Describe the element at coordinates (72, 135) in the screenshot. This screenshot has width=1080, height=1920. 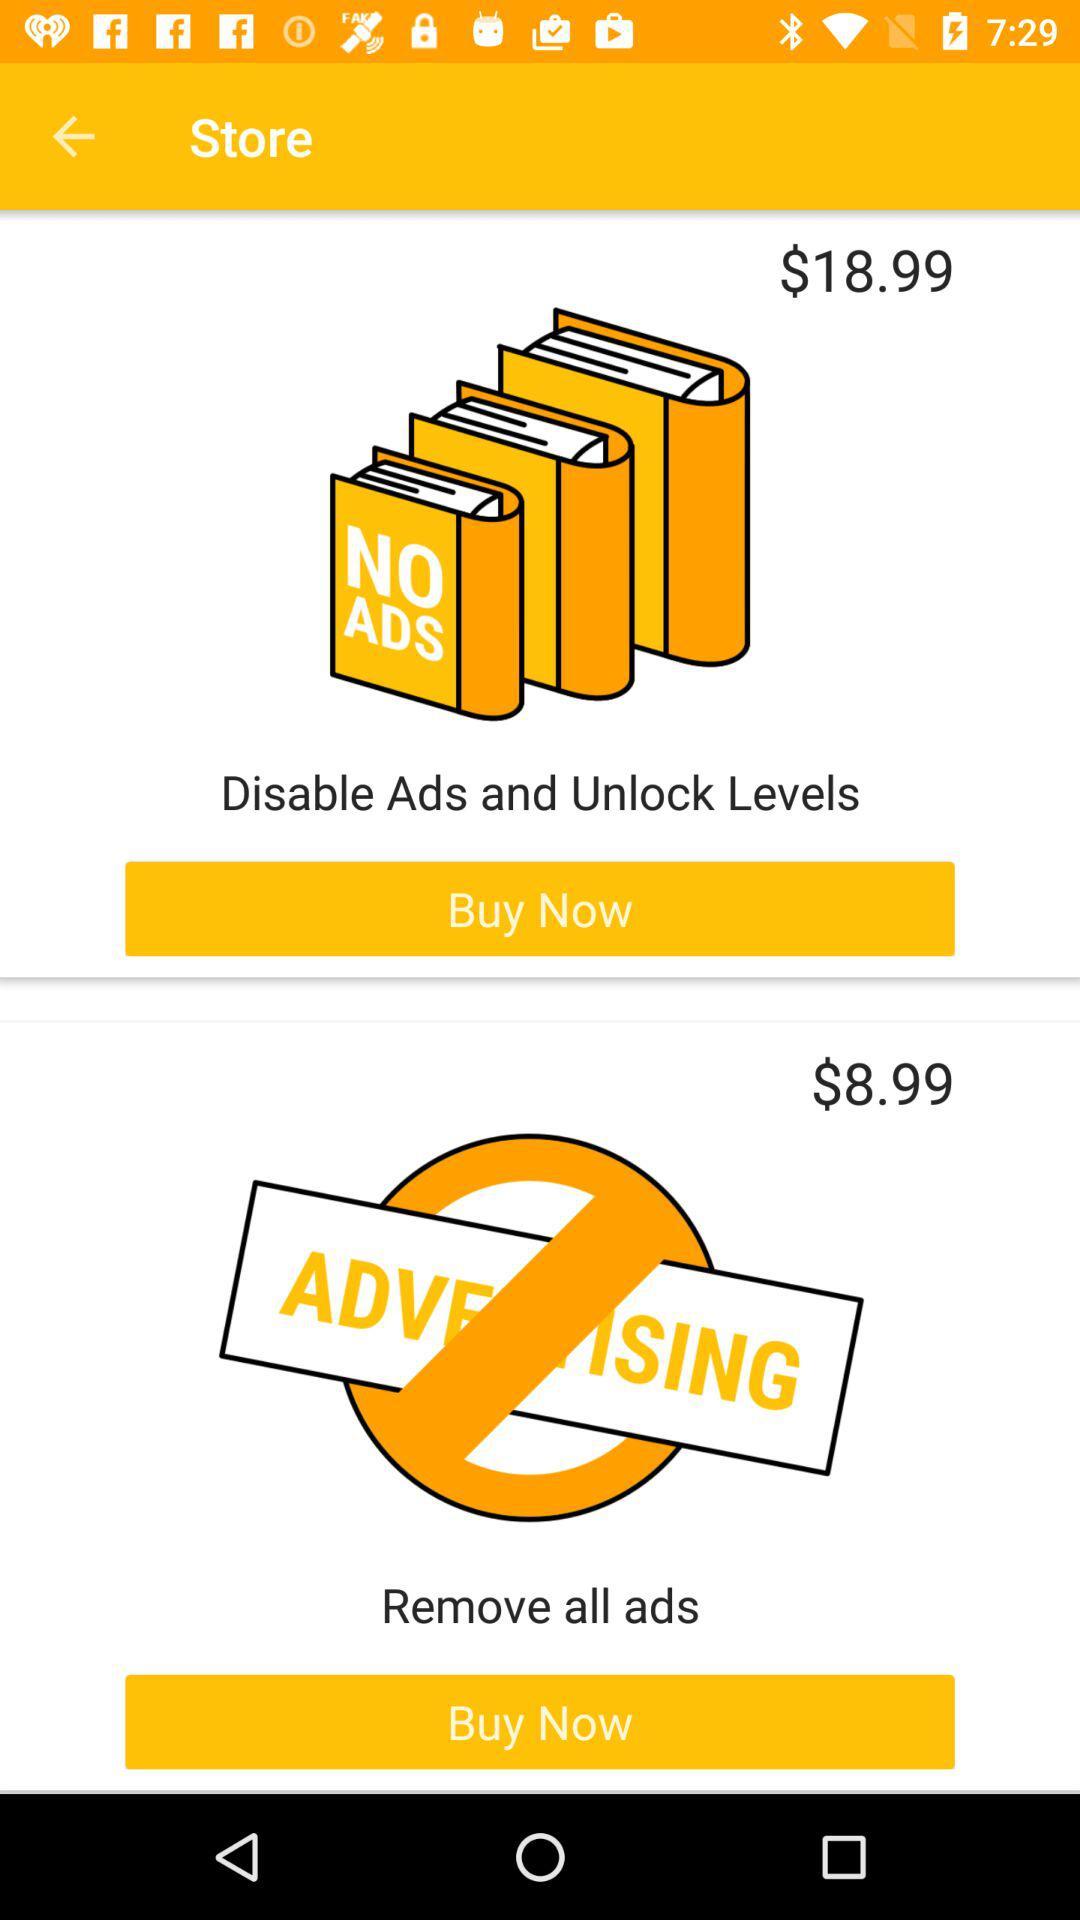
I see `the item to the left of store` at that location.